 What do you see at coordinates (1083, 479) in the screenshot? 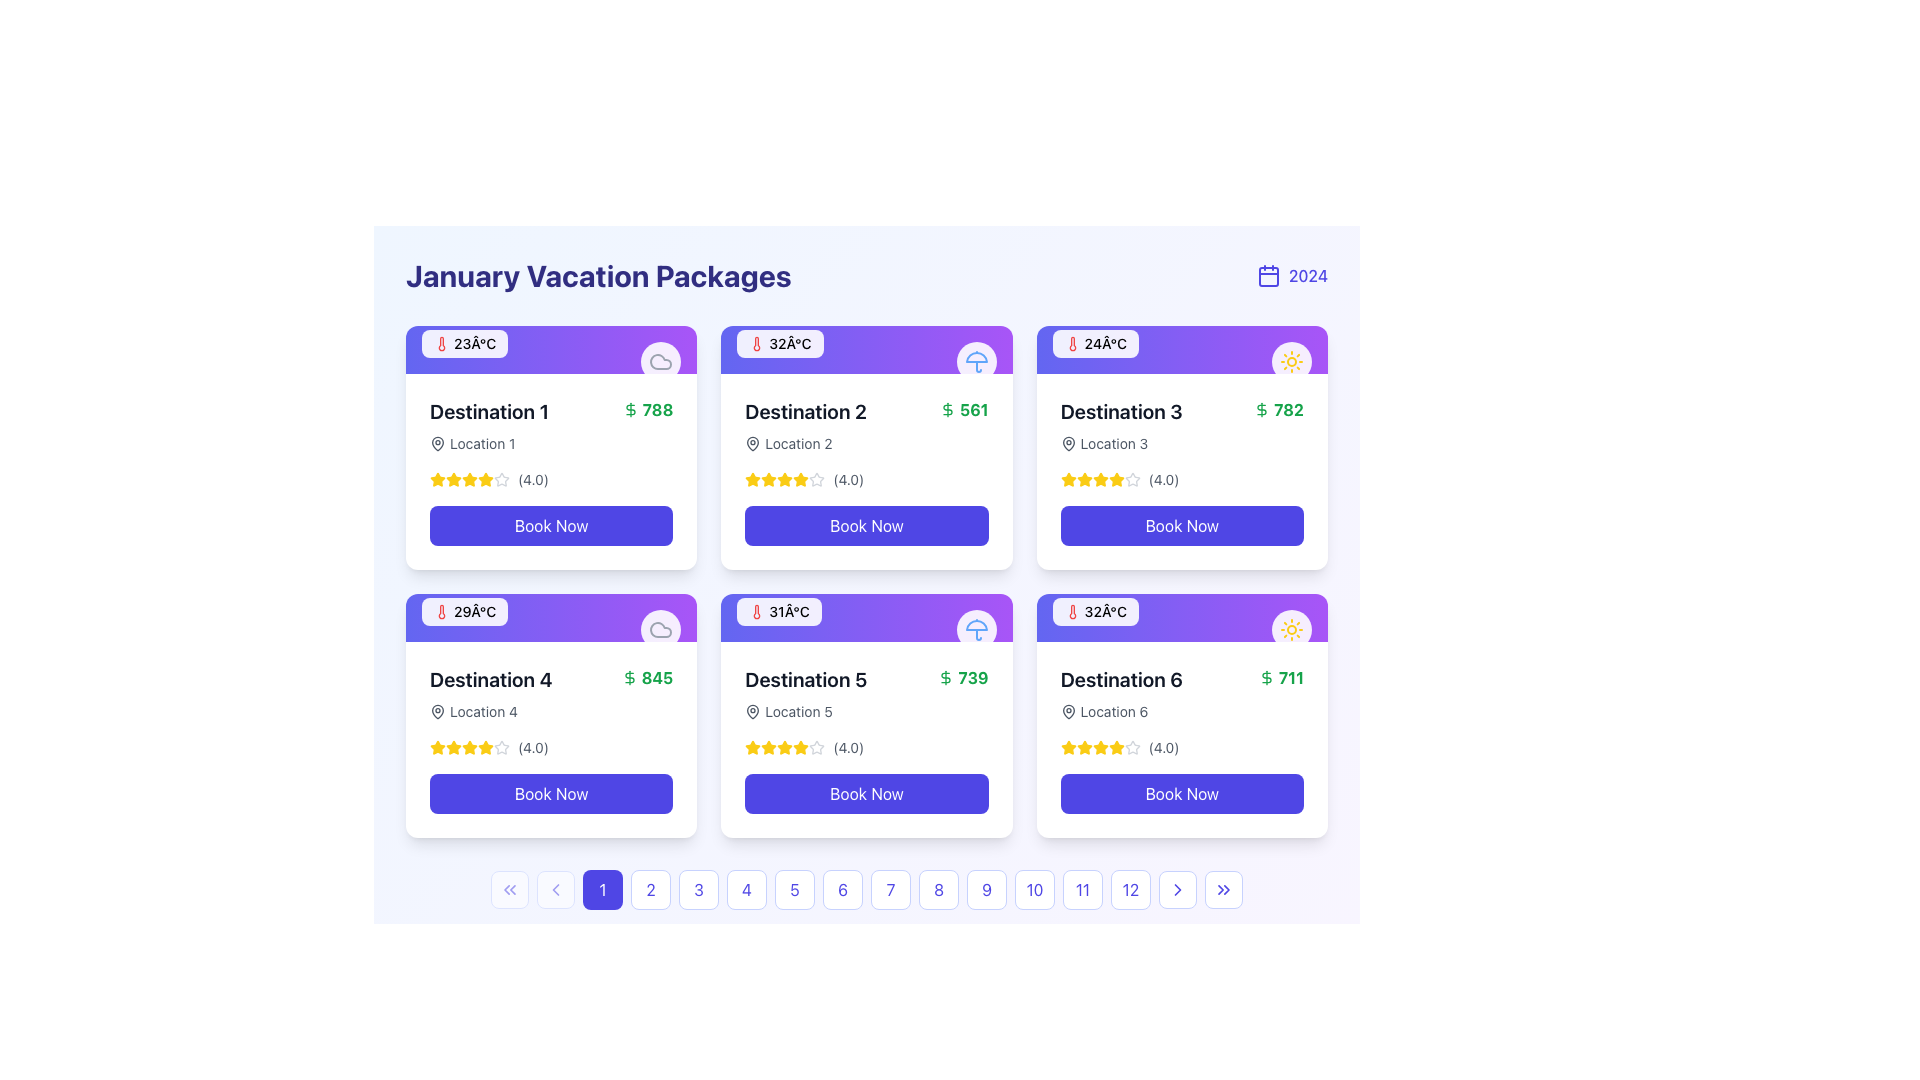
I see `the second star icon in the rating system located below the 'Destination 3' card` at bounding box center [1083, 479].